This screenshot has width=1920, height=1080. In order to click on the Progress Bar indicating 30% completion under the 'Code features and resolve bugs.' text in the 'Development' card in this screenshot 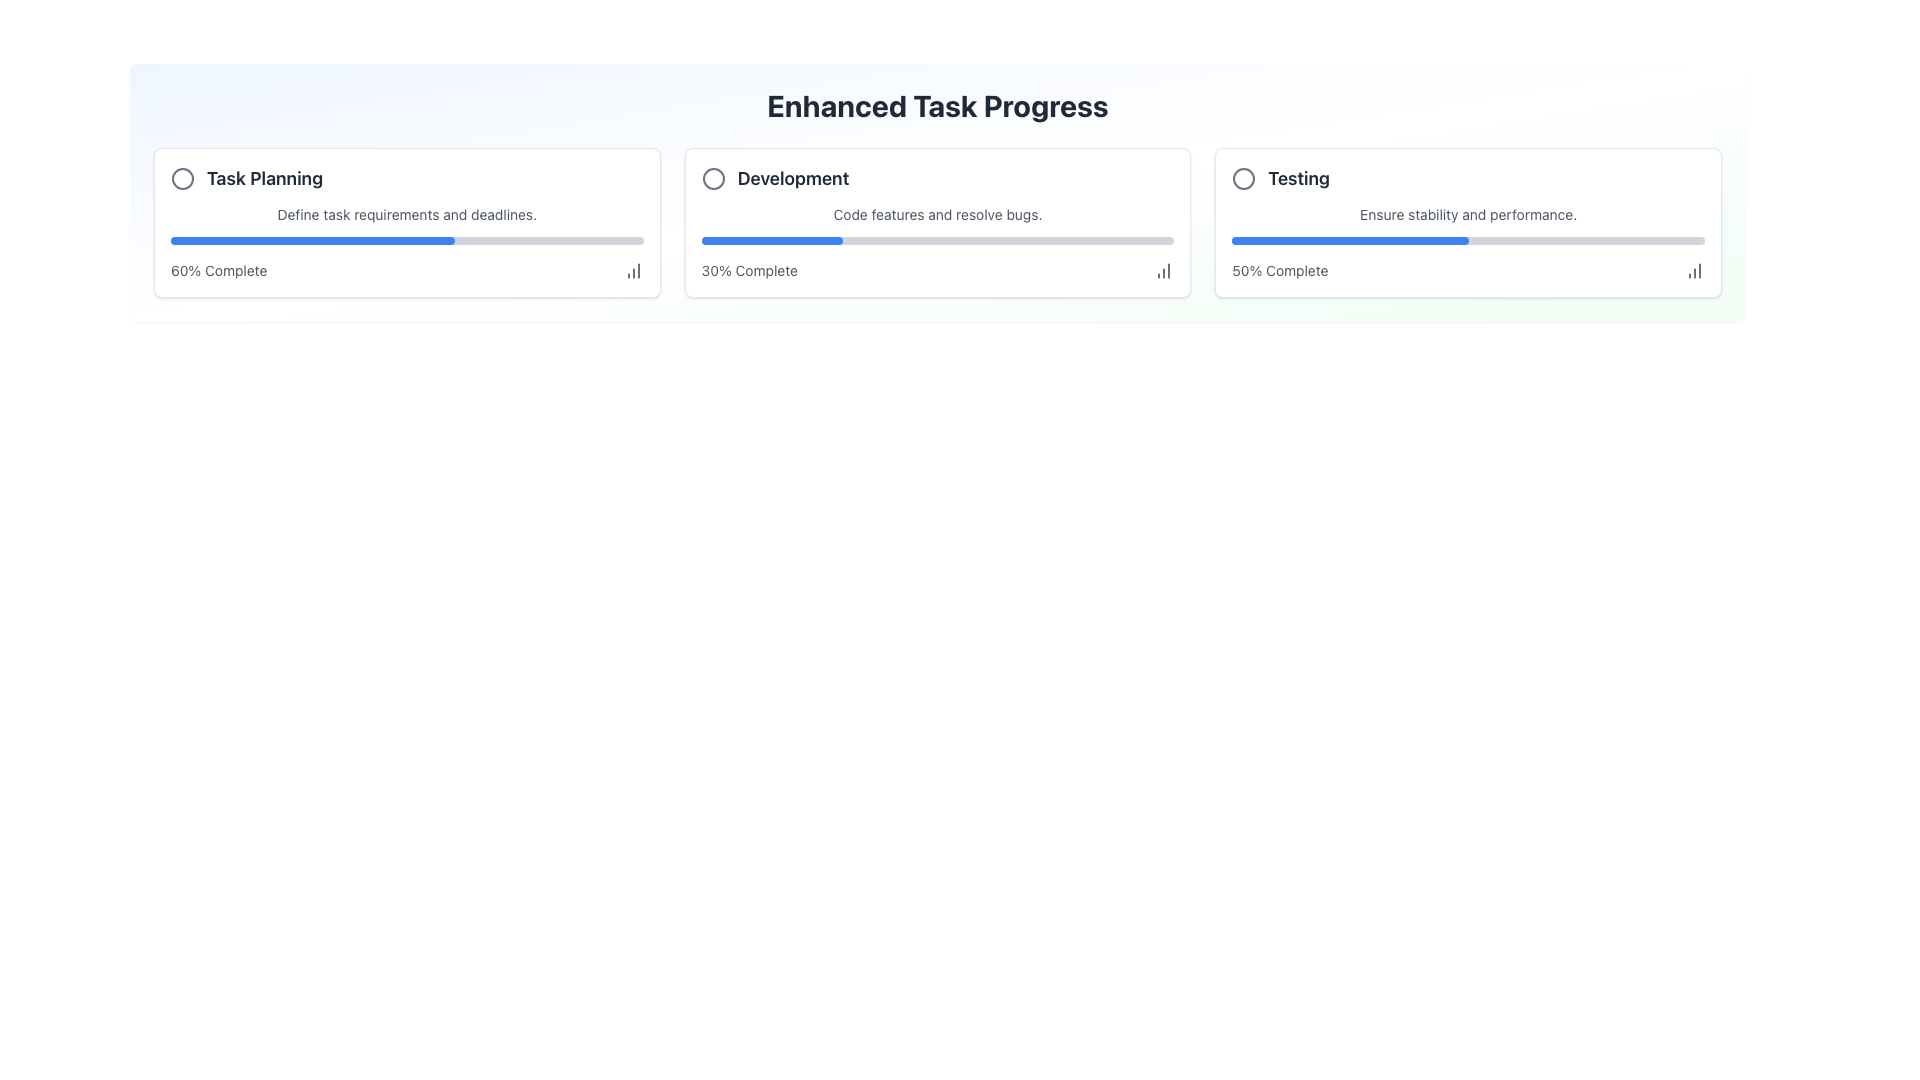, I will do `click(936, 239)`.